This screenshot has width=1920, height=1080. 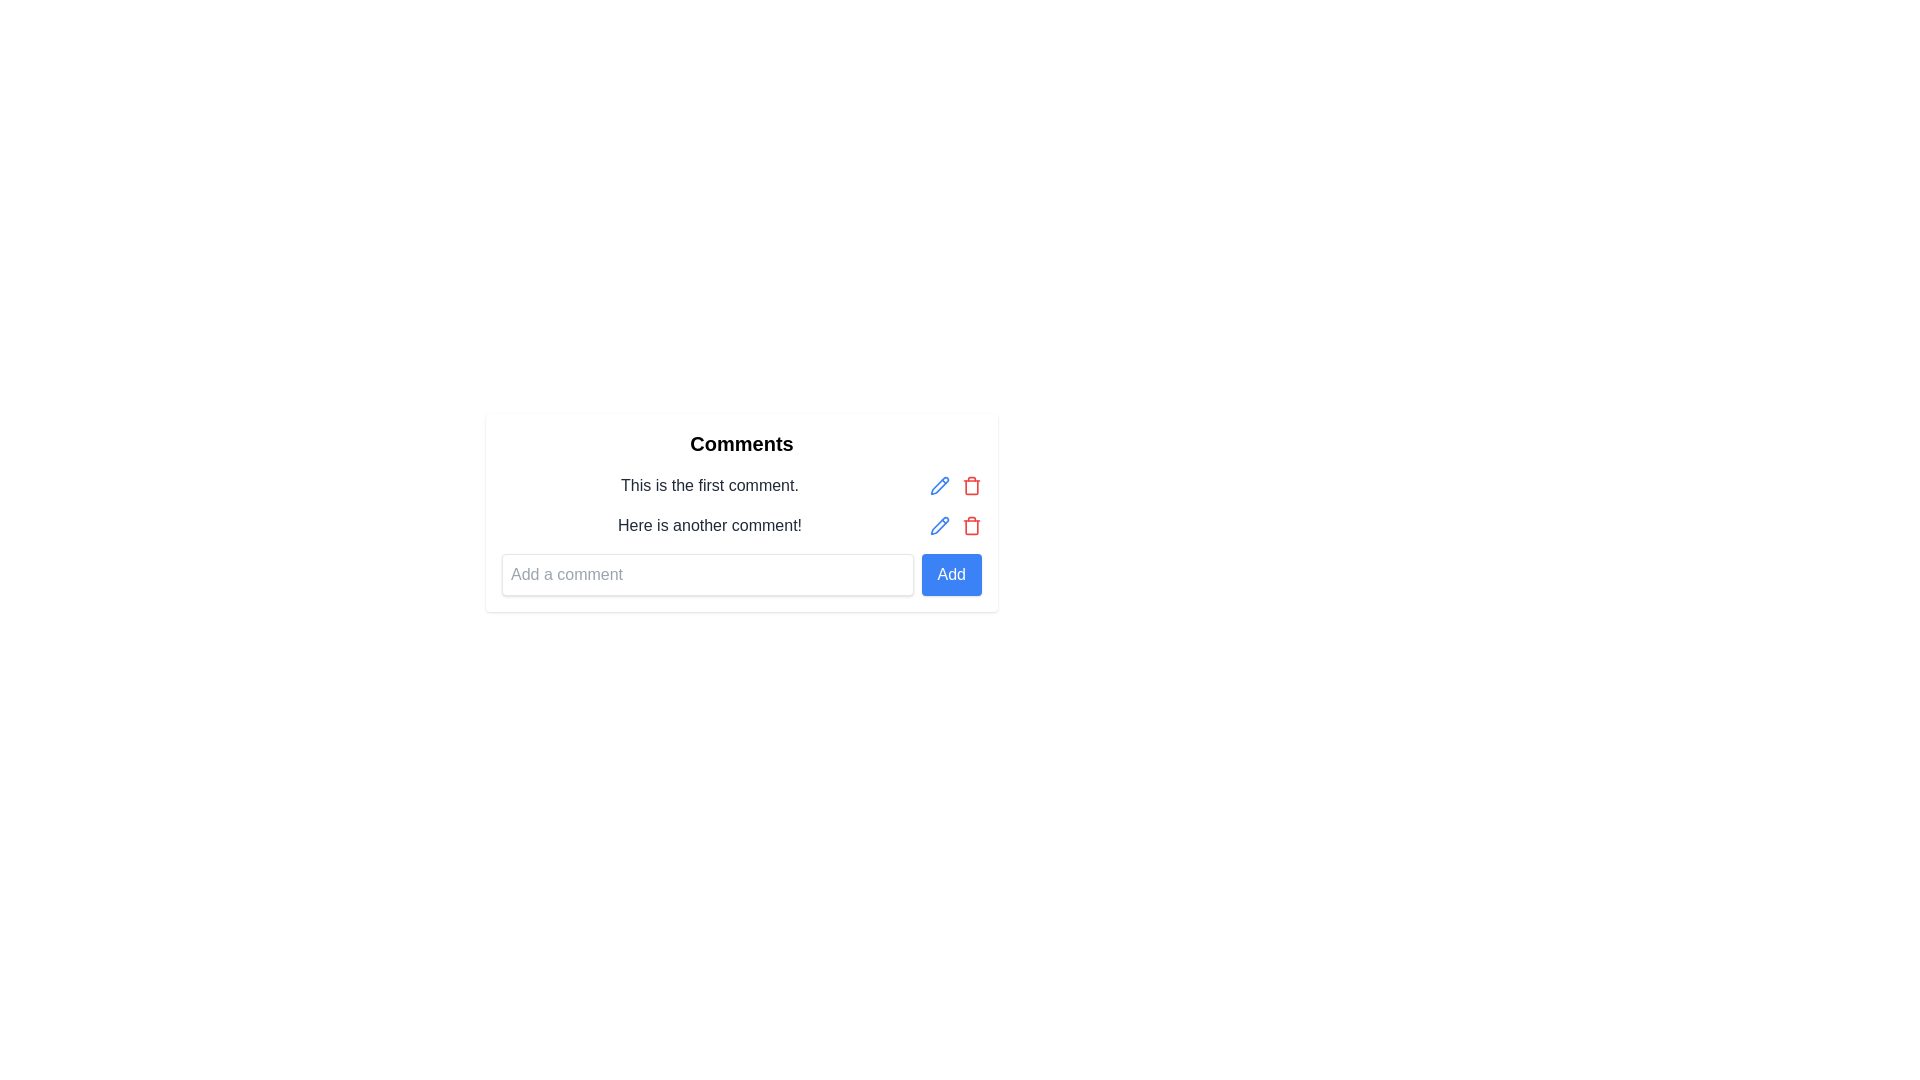 I want to click on the first comment displayed in the comments section, located directly beneath the 'Comments' heading, so click(x=710, y=486).